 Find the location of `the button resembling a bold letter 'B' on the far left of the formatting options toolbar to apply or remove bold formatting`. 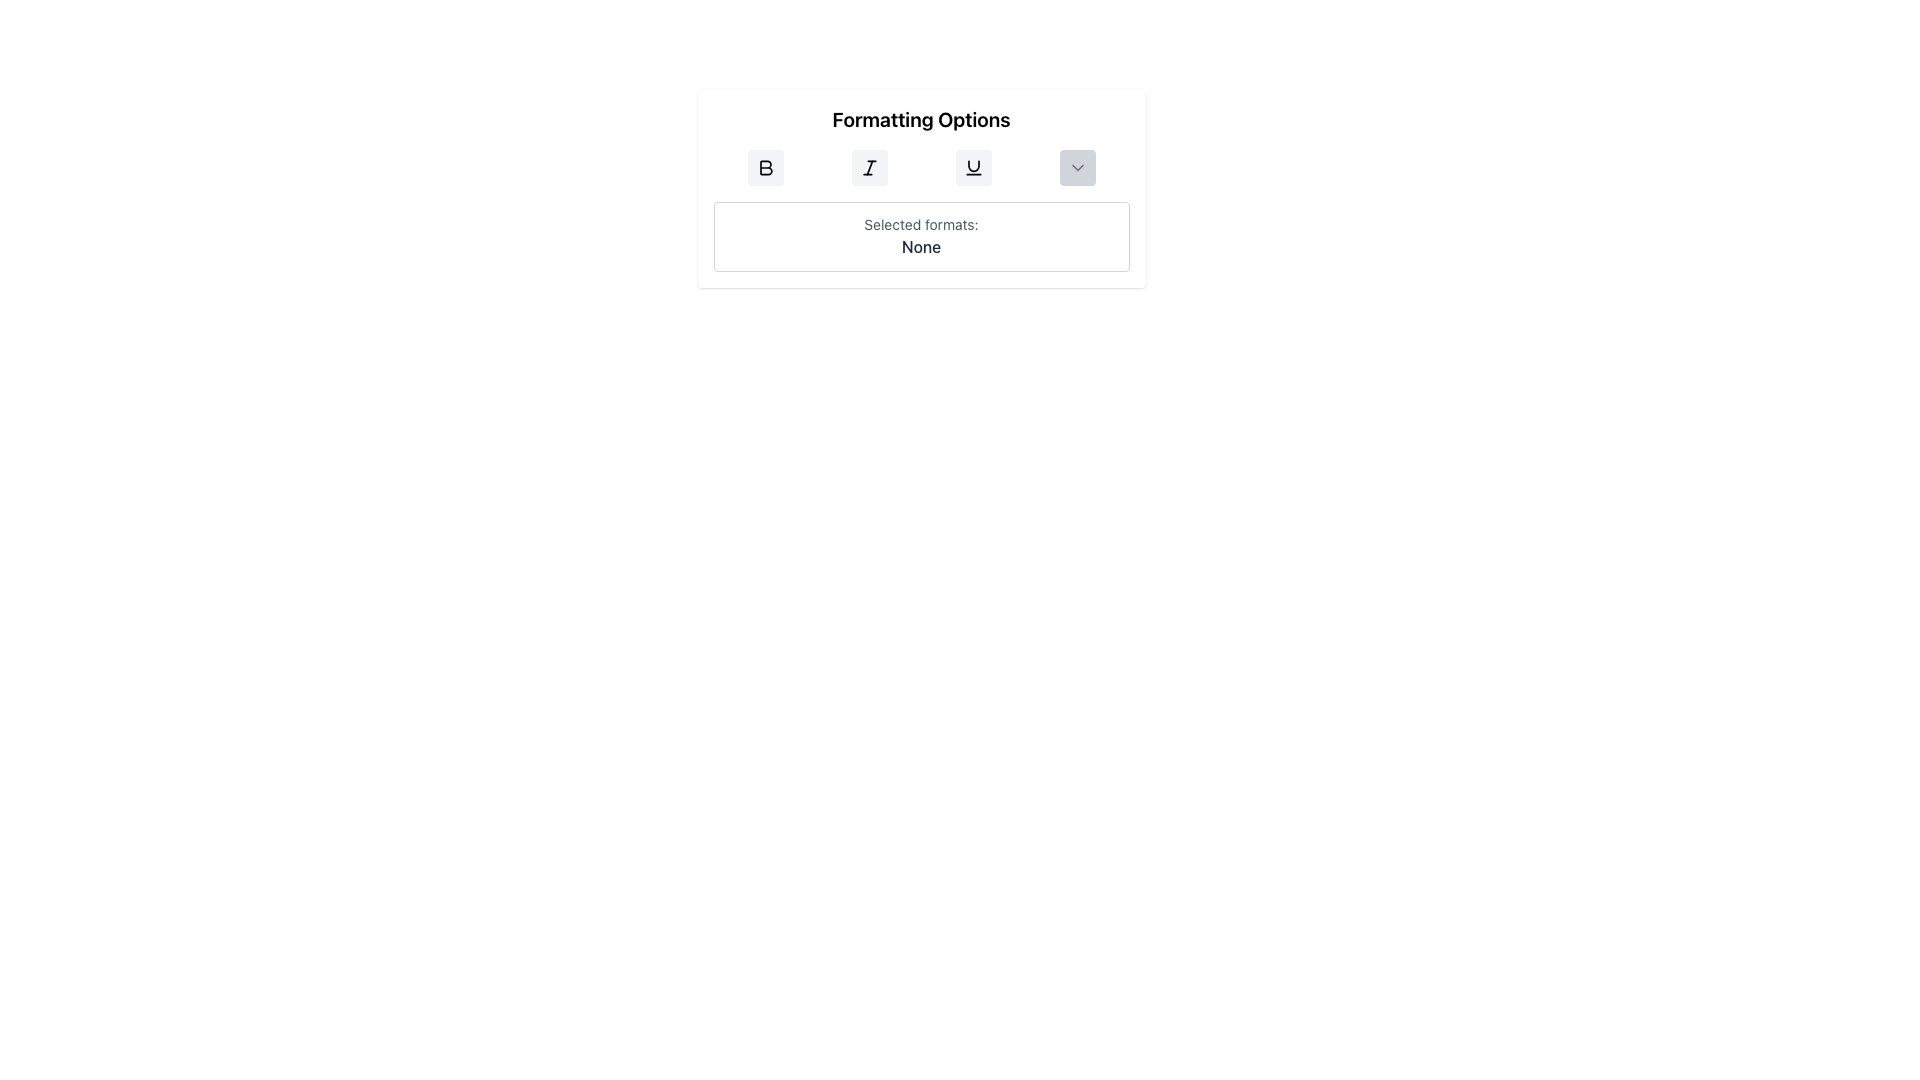

the button resembling a bold letter 'B' on the far left of the formatting options toolbar to apply or remove bold formatting is located at coordinates (764, 167).